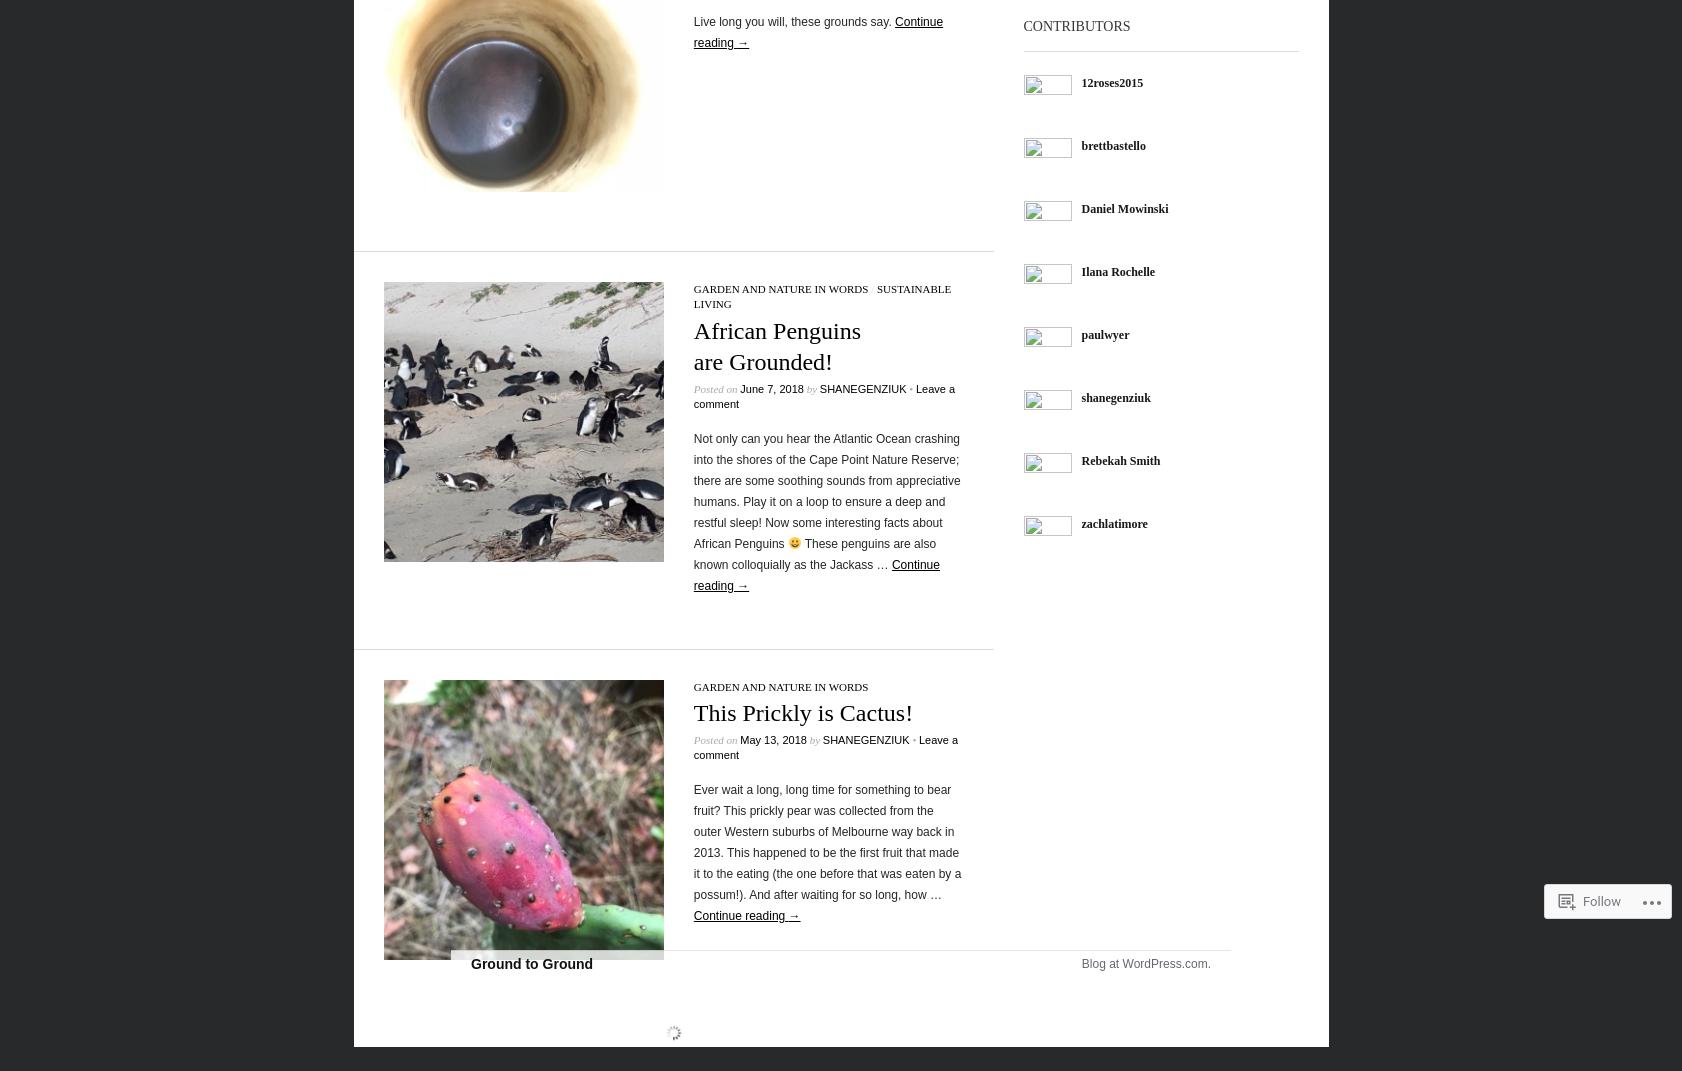 The image size is (1682, 1071). What do you see at coordinates (1080, 459) in the screenshot?
I see `'Rebekah Smith'` at bounding box center [1080, 459].